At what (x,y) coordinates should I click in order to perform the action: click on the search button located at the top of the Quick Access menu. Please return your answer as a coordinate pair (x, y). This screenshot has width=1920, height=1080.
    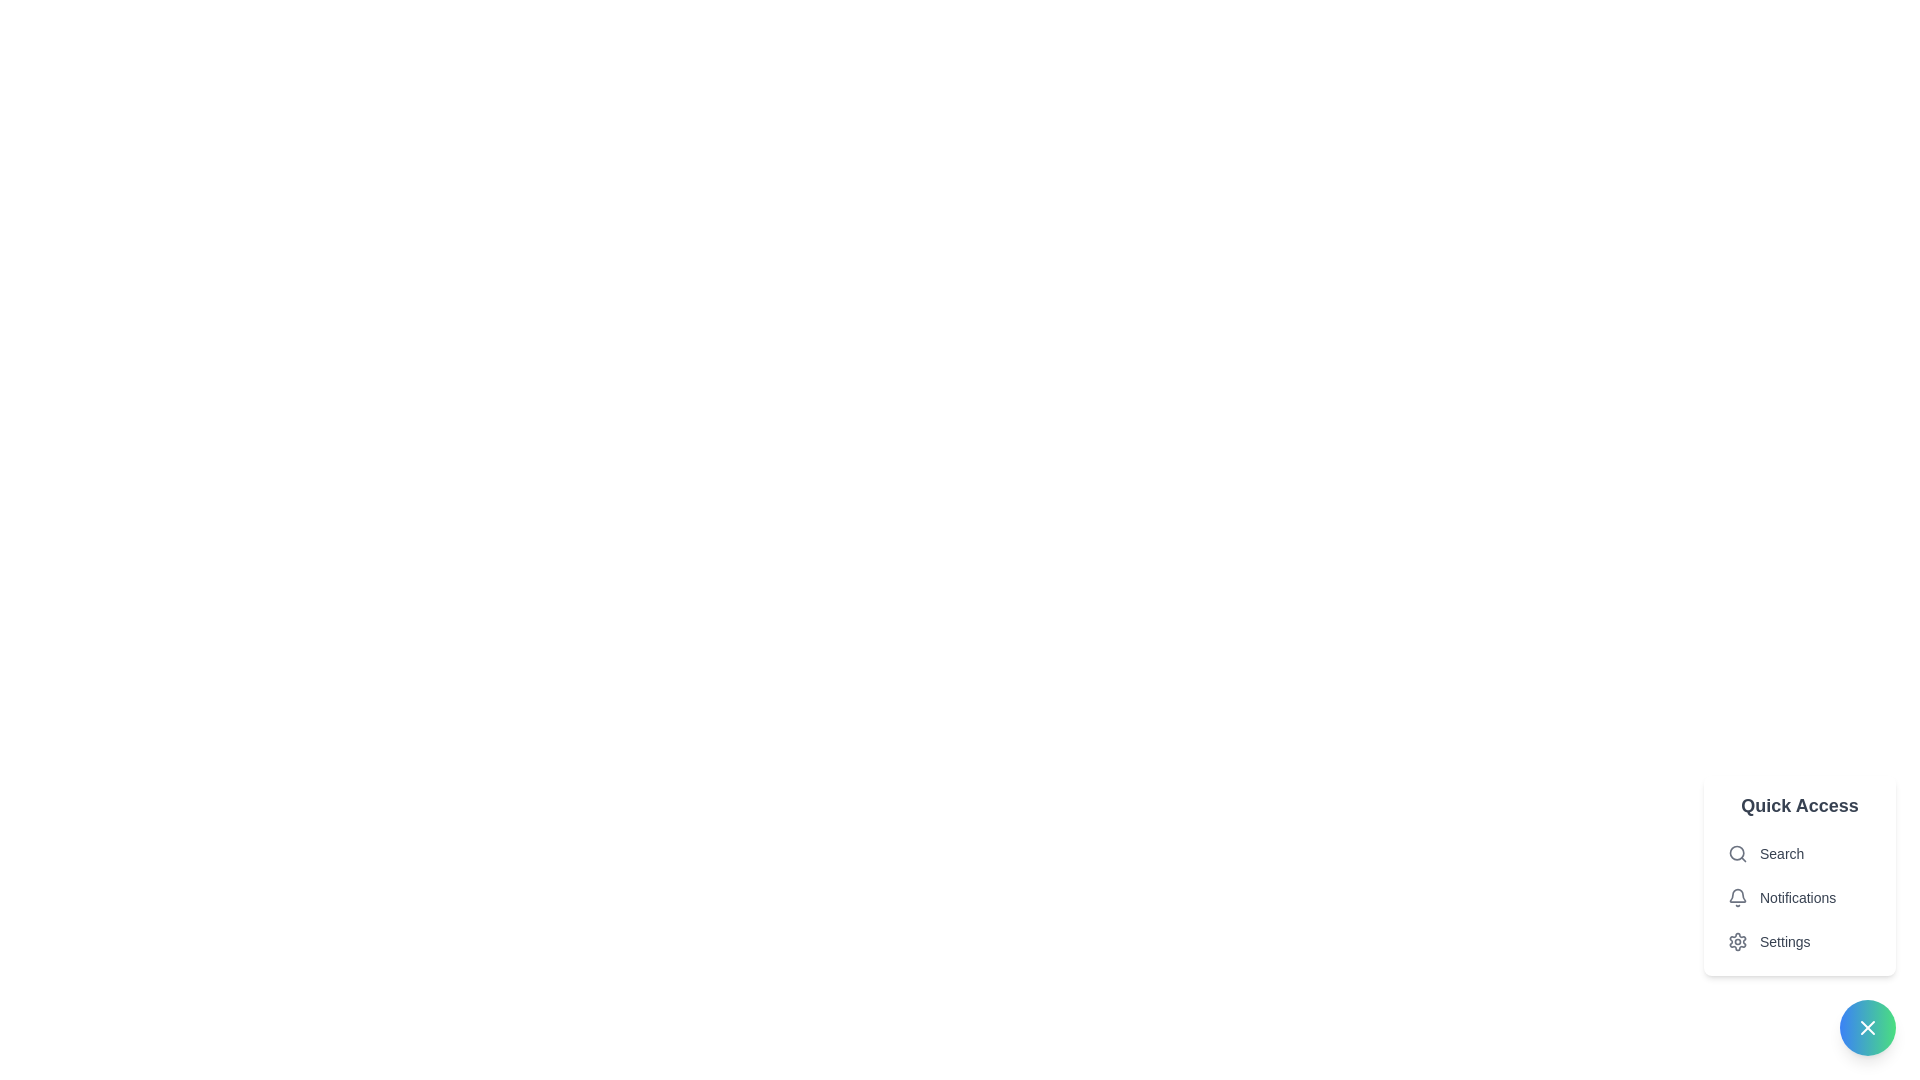
    Looking at the image, I should click on (1800, 853).